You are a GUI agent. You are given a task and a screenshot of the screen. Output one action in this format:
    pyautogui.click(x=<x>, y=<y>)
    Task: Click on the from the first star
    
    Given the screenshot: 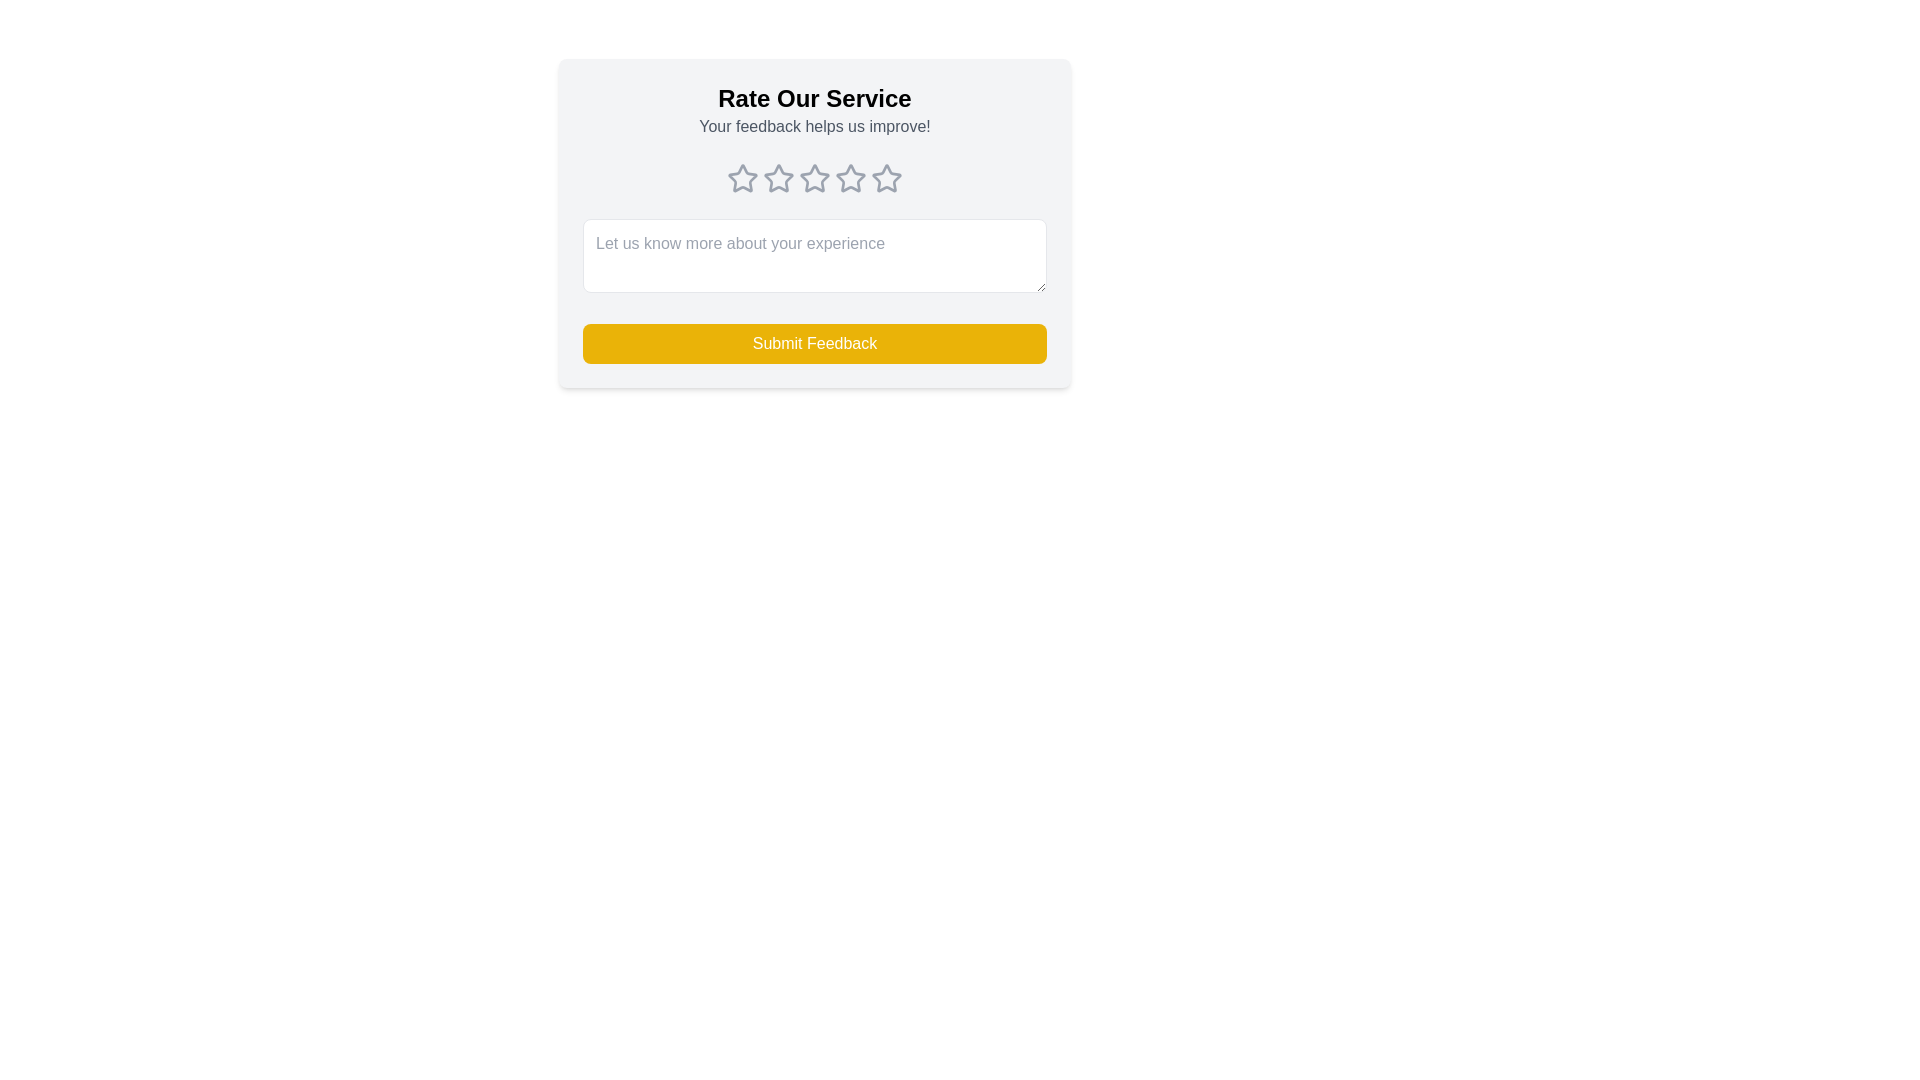 What is the action you would take?
    pyautogui.click(x=742, y=177)
    